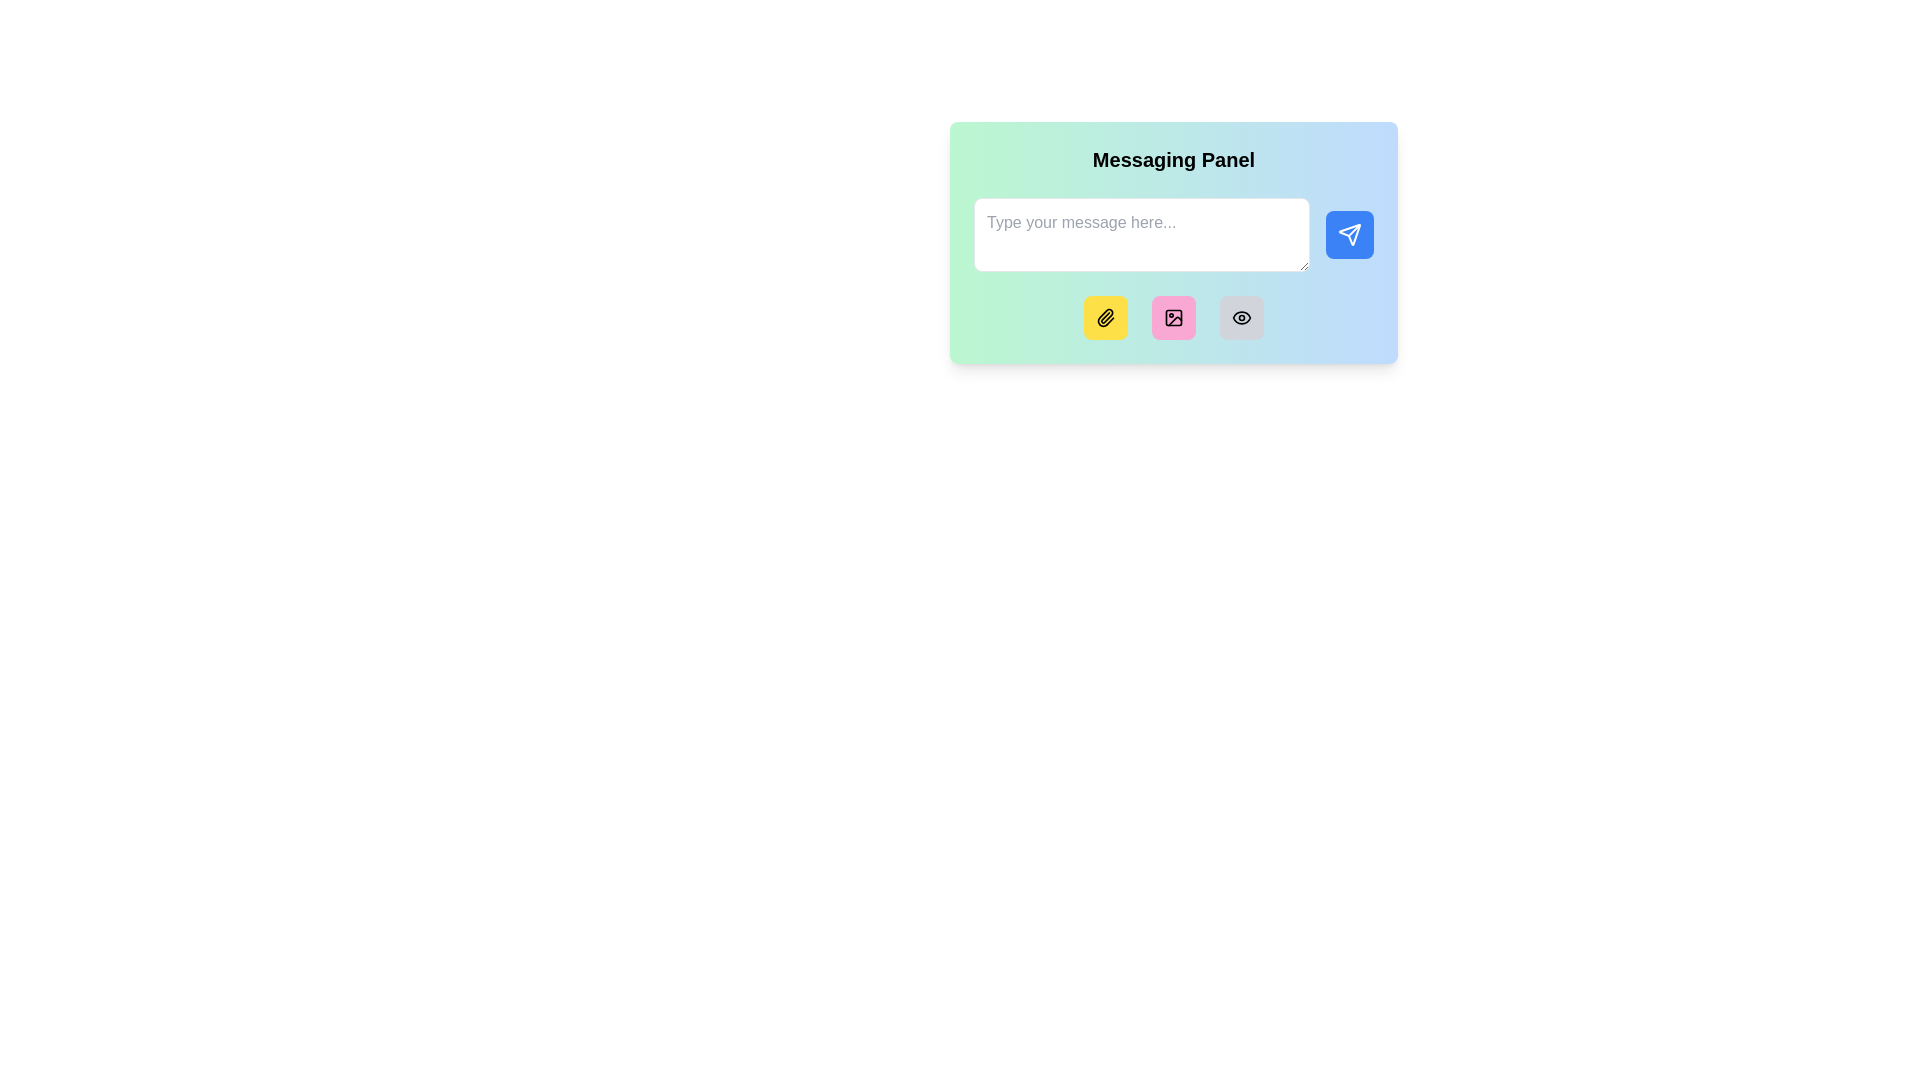 The height and width of the screenshot is (1080, 1920). I want to click on the 'Send' button icon located in the top-right region of the 'Messaging Panel', which has a blue circular background with a white symbol, so click(1349, 234).